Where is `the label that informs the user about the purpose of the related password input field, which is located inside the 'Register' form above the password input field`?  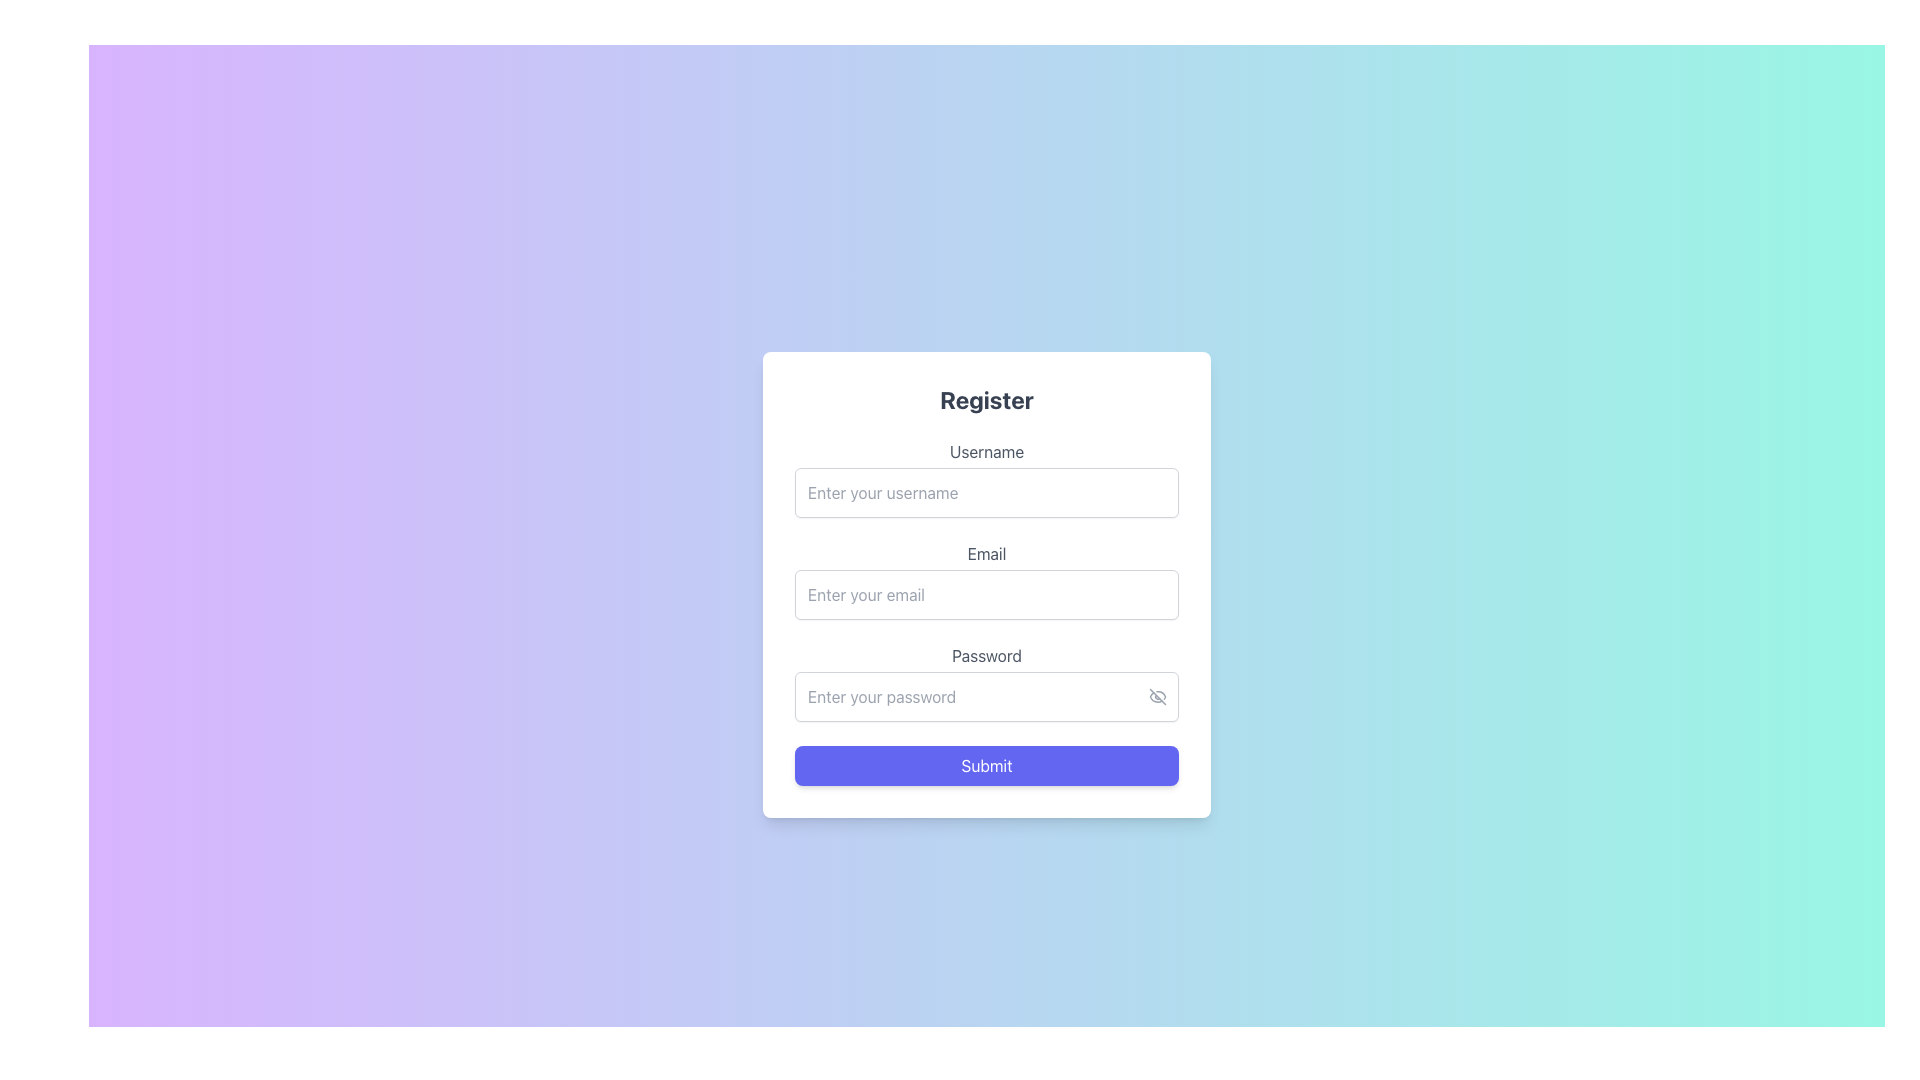
the label that informs the user about the purpose of the related password input field, which is located inside the 'Register' form above the password input field is located at coordinates (987, 655).